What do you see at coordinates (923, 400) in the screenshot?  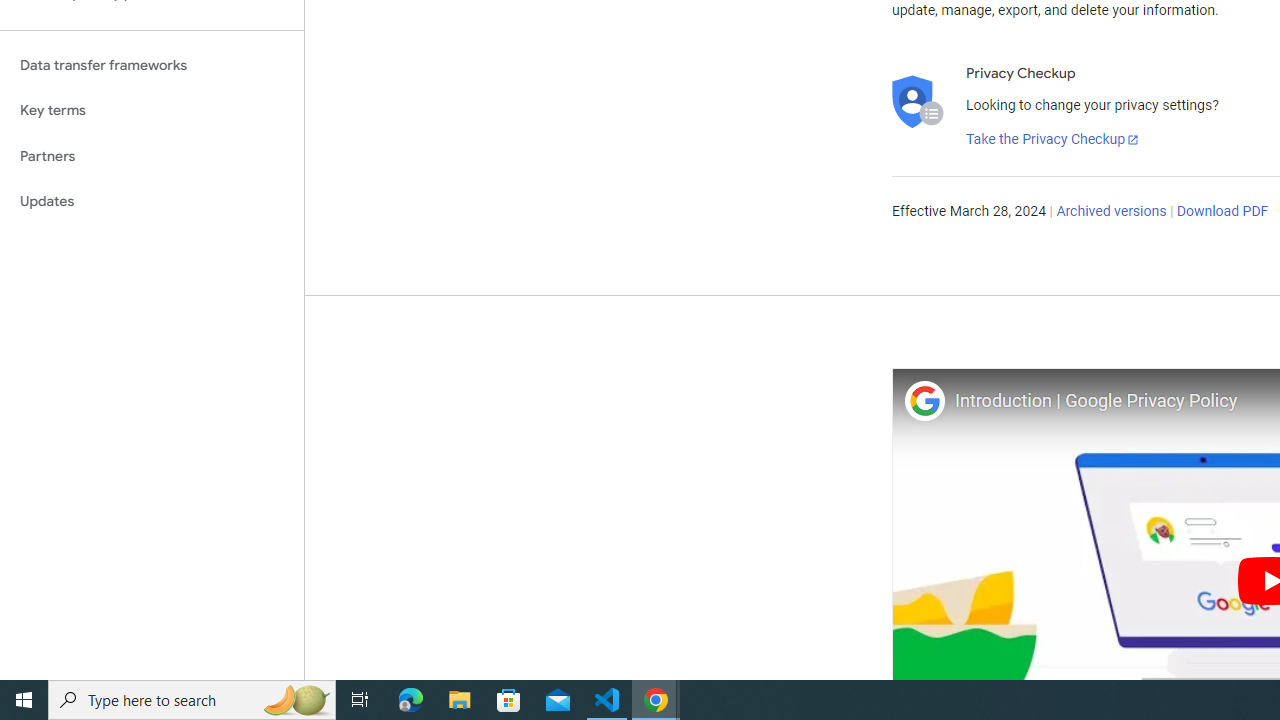 I see `'Photo image of Google'` at bounding box center [923, 400].